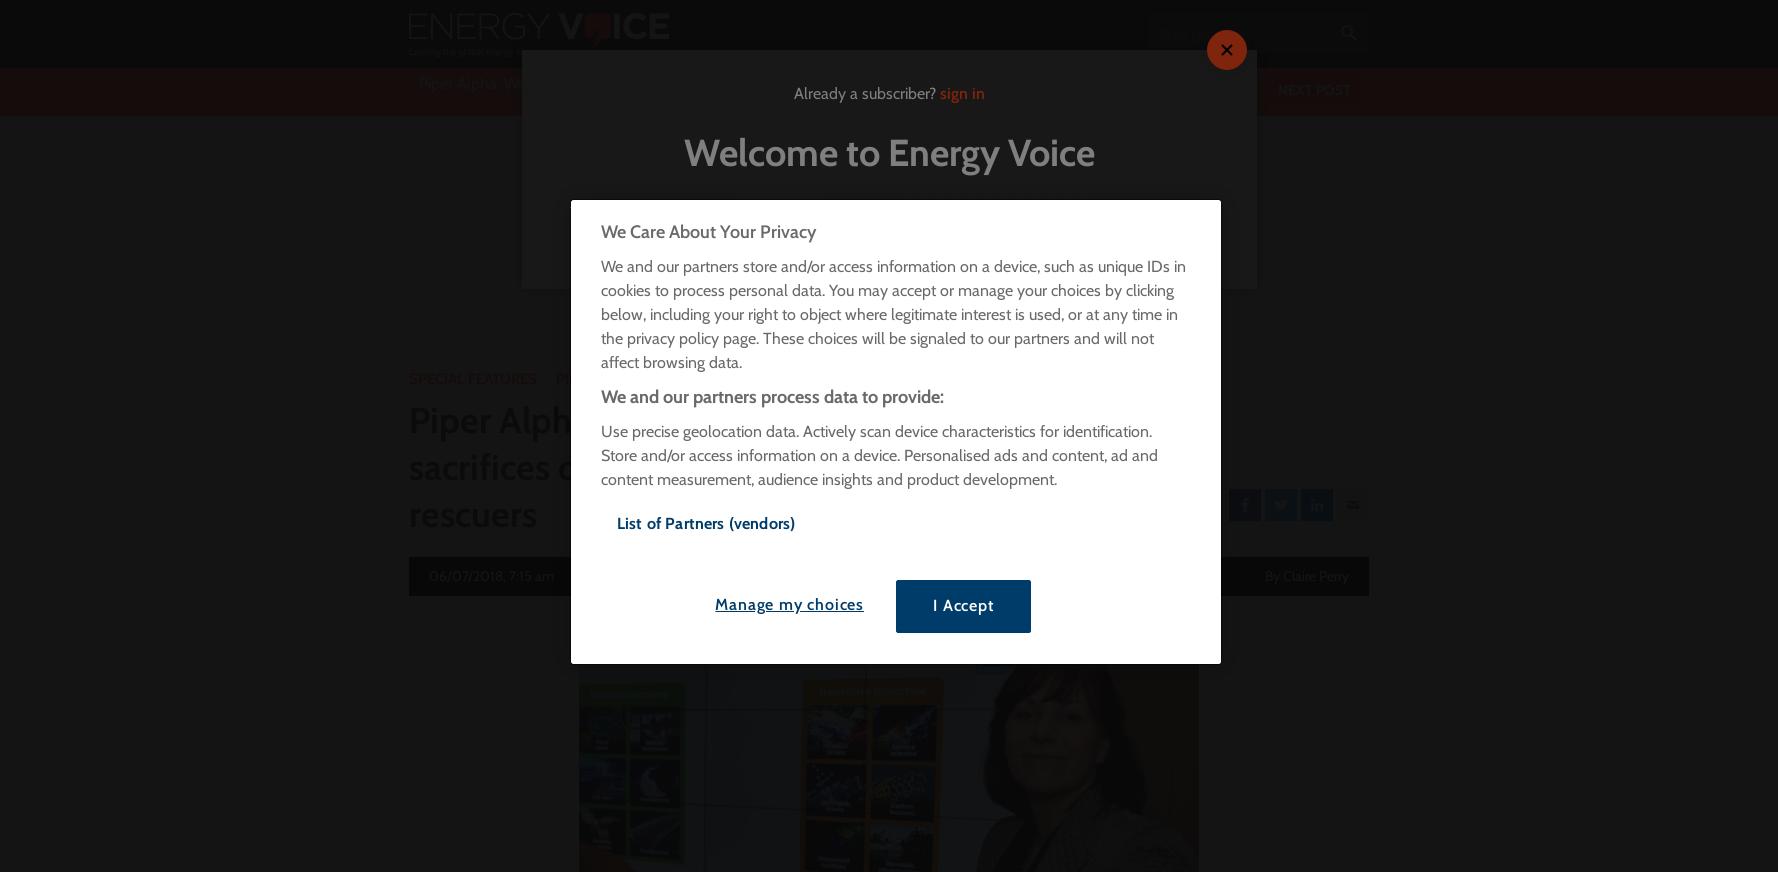  I want to click on 'North Sea', so click(914, 231).